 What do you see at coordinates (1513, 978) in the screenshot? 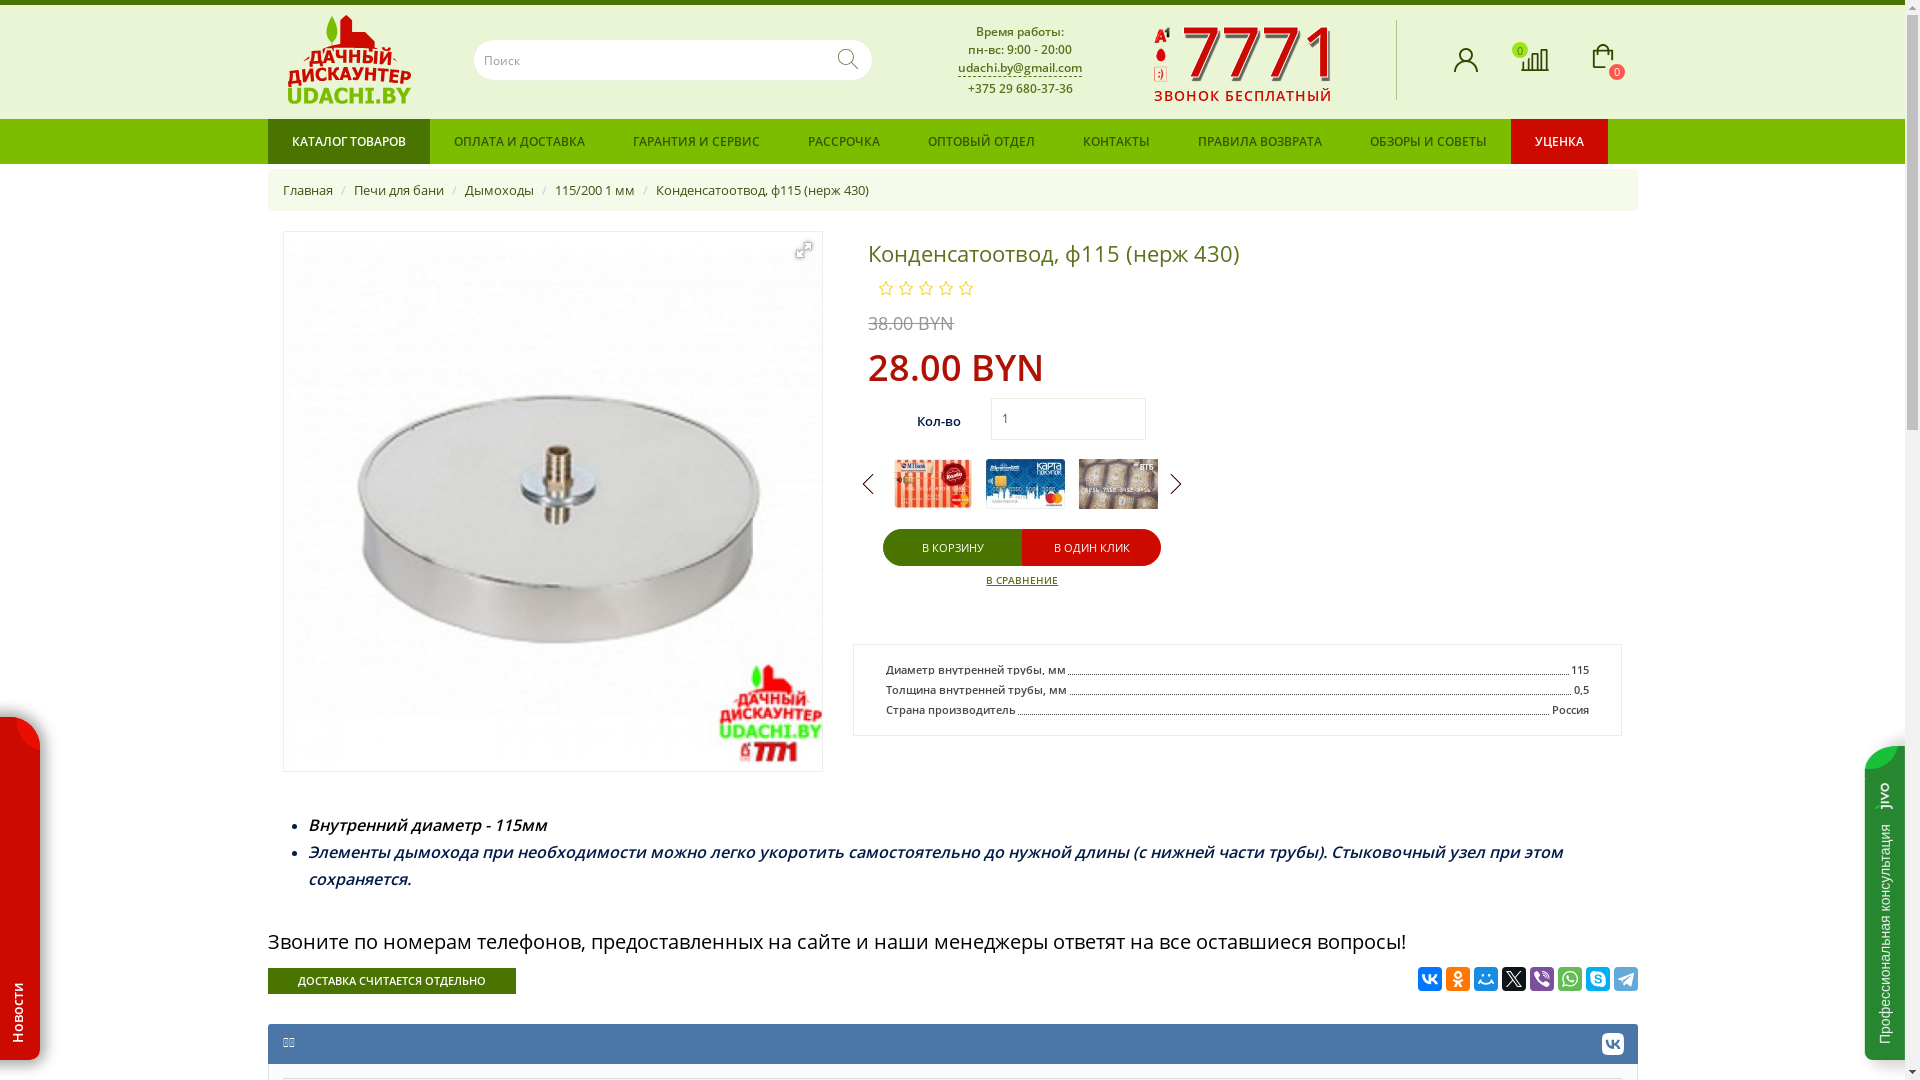
I see `'Twitter'` at bounding box center [1513, 978].